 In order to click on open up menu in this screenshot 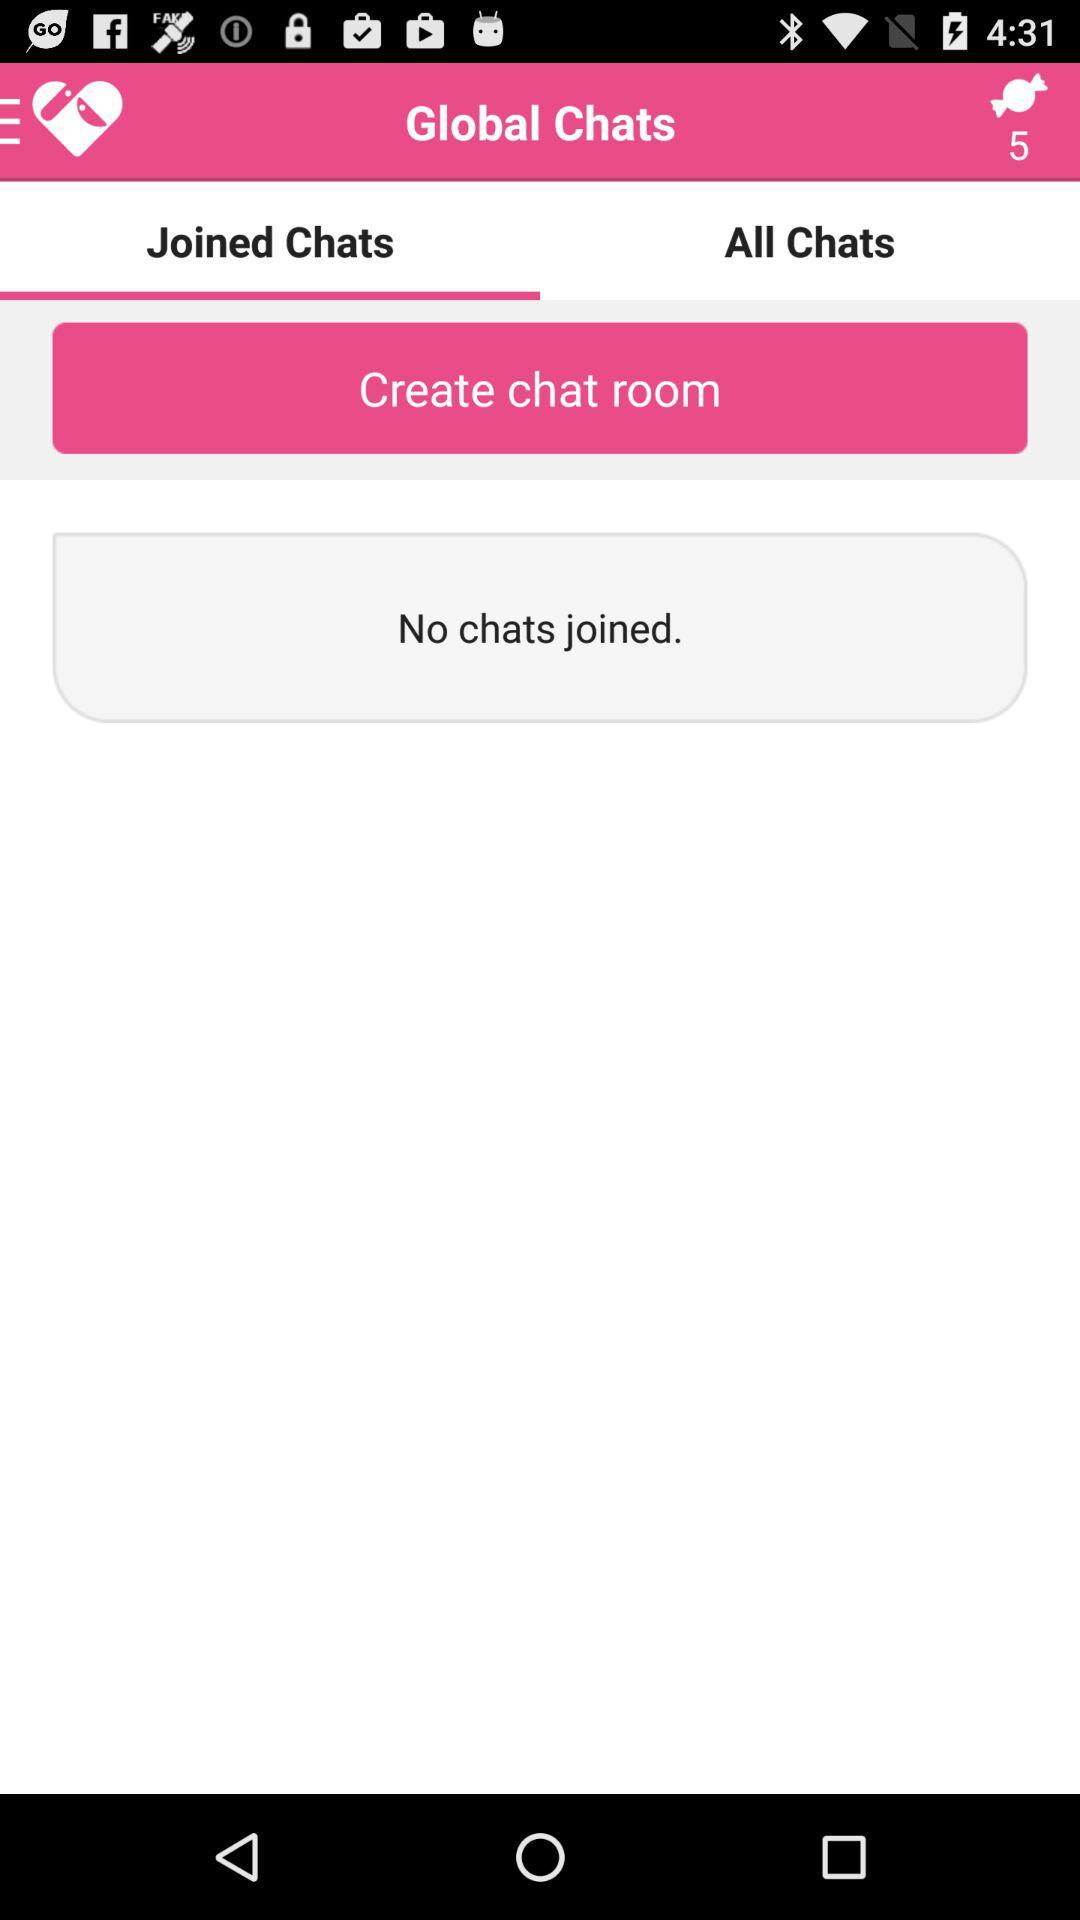, I will do `click(61, 121)`.